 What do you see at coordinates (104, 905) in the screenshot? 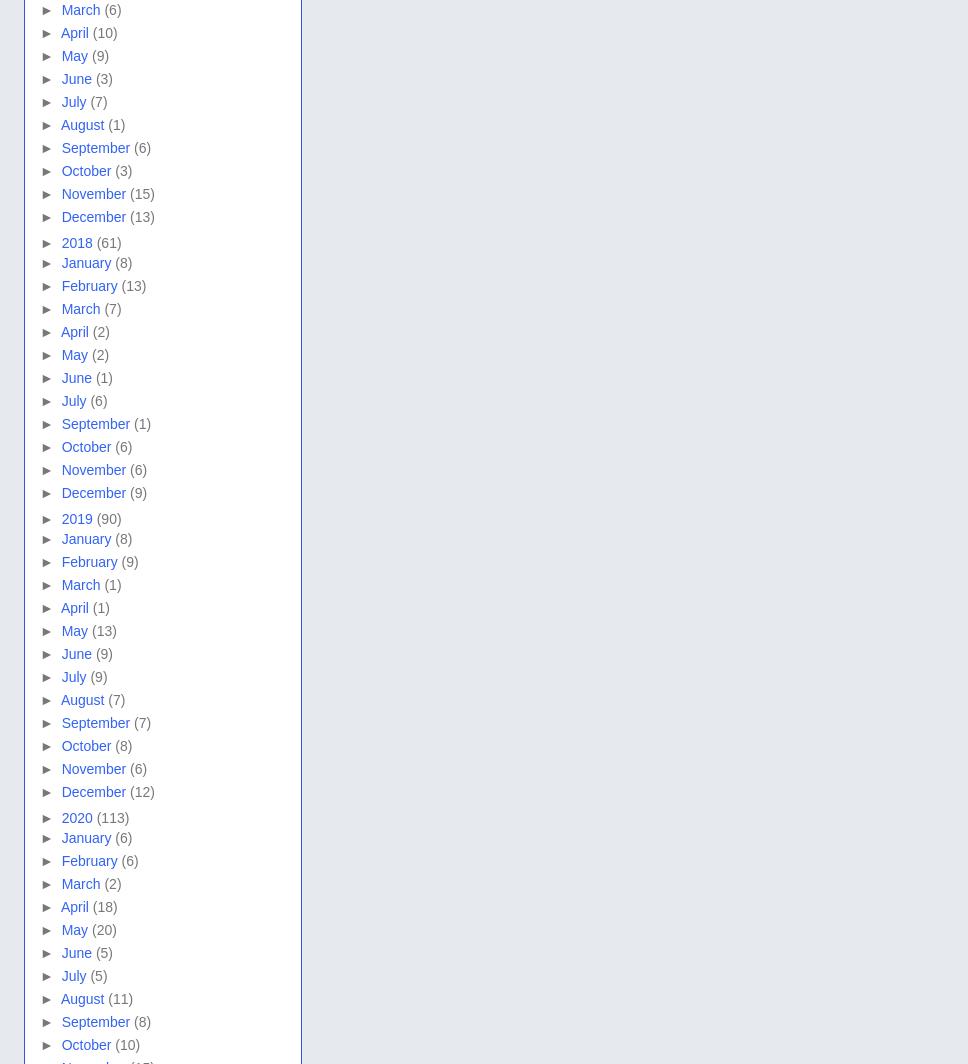
I see `'(18)'` at bounding box center [104, 905].